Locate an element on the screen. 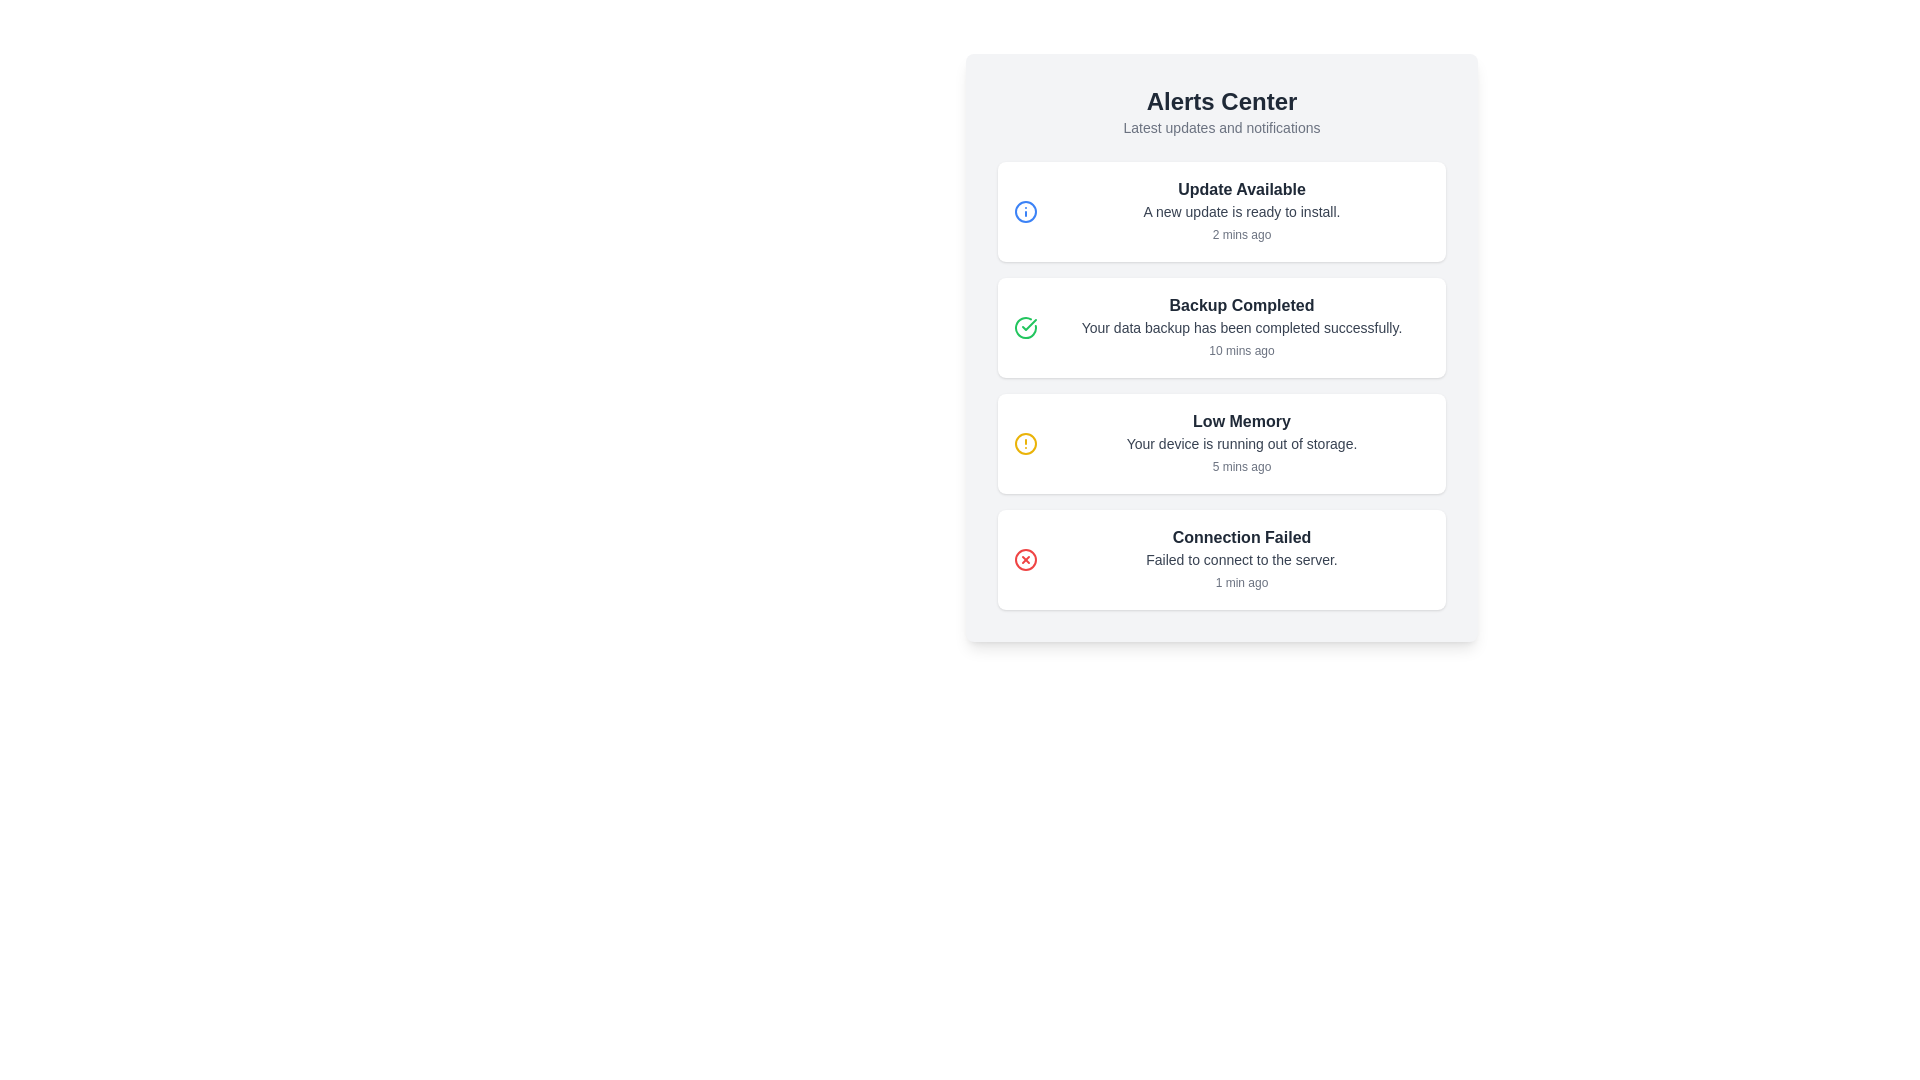 The width and height of the screenshot is (1920, 1080). notification message 'Failed to connect to the server.' located in the fourth card beneath the title 'Connection Failed' is located at coordinates (1241, 559).